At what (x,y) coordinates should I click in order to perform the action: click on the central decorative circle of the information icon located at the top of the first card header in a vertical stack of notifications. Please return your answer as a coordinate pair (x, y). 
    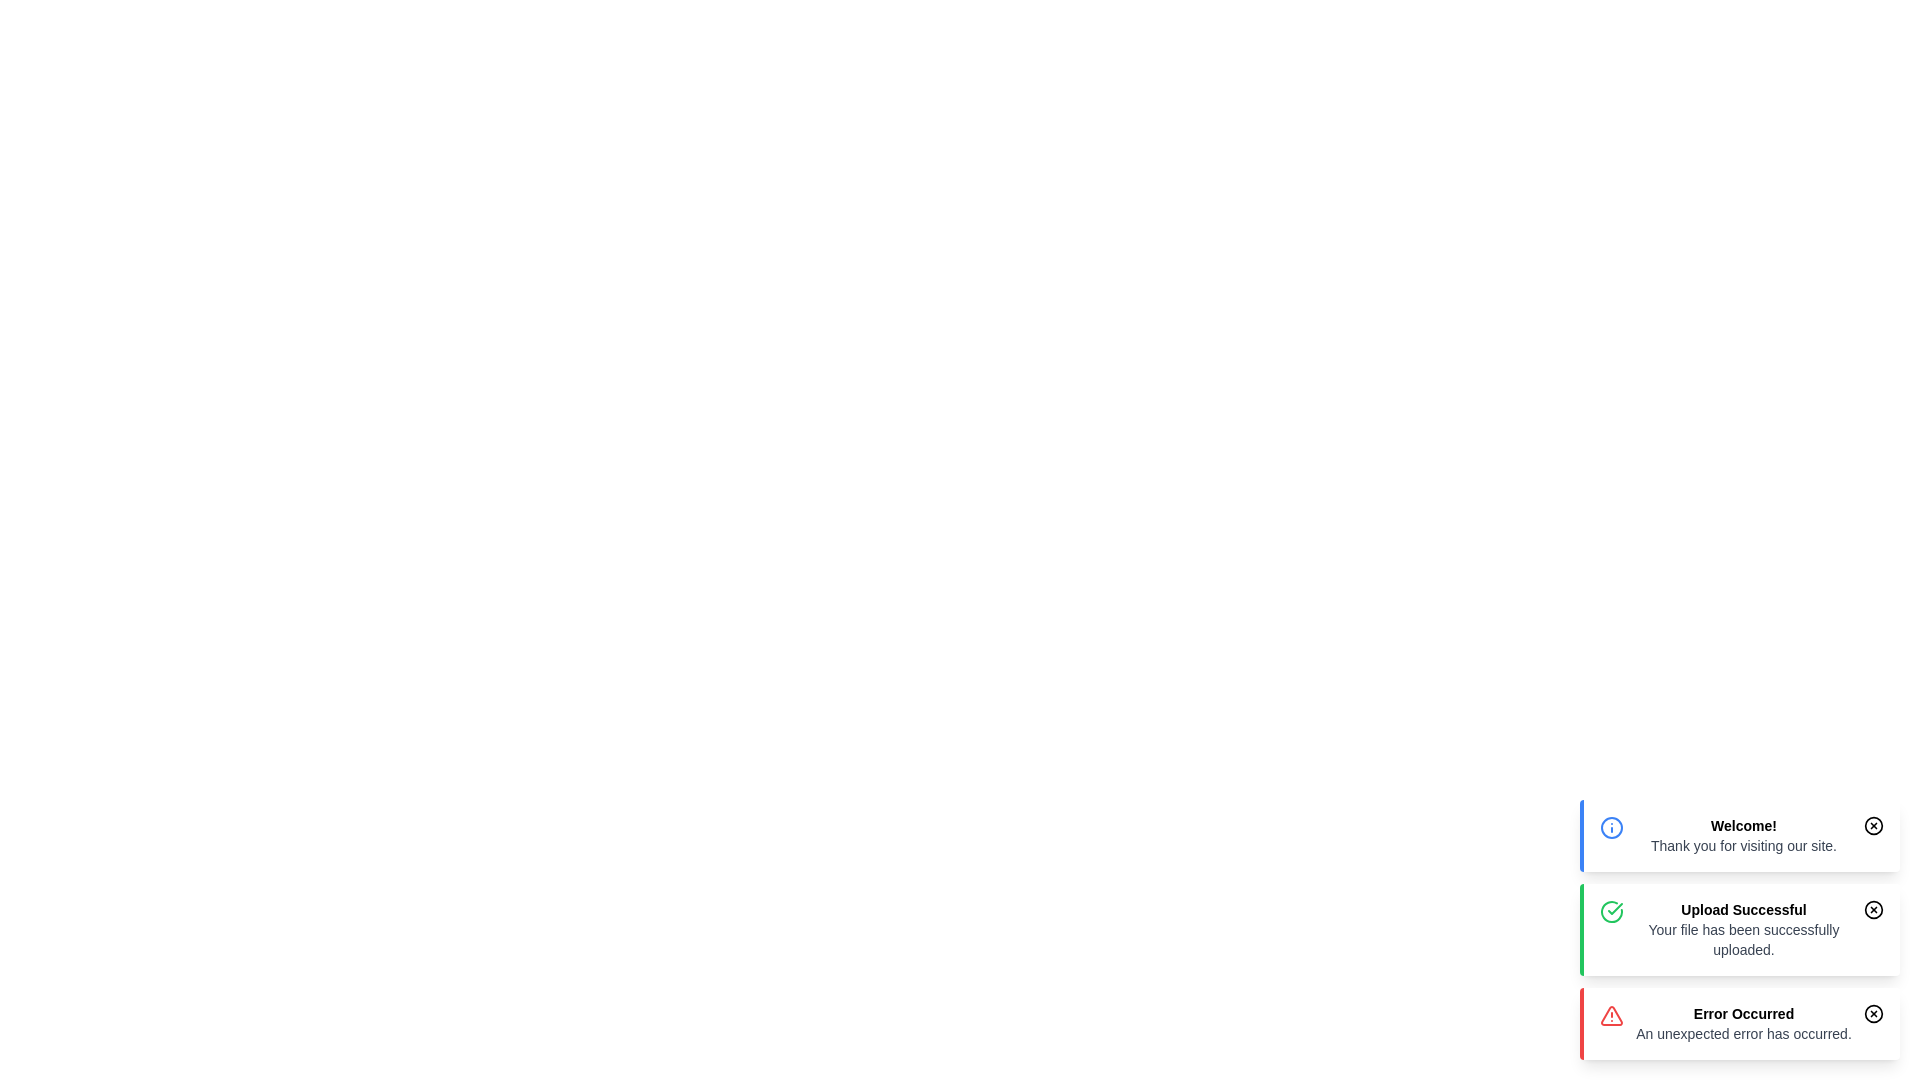
    Looking at the image, I should click on (1612, 828).